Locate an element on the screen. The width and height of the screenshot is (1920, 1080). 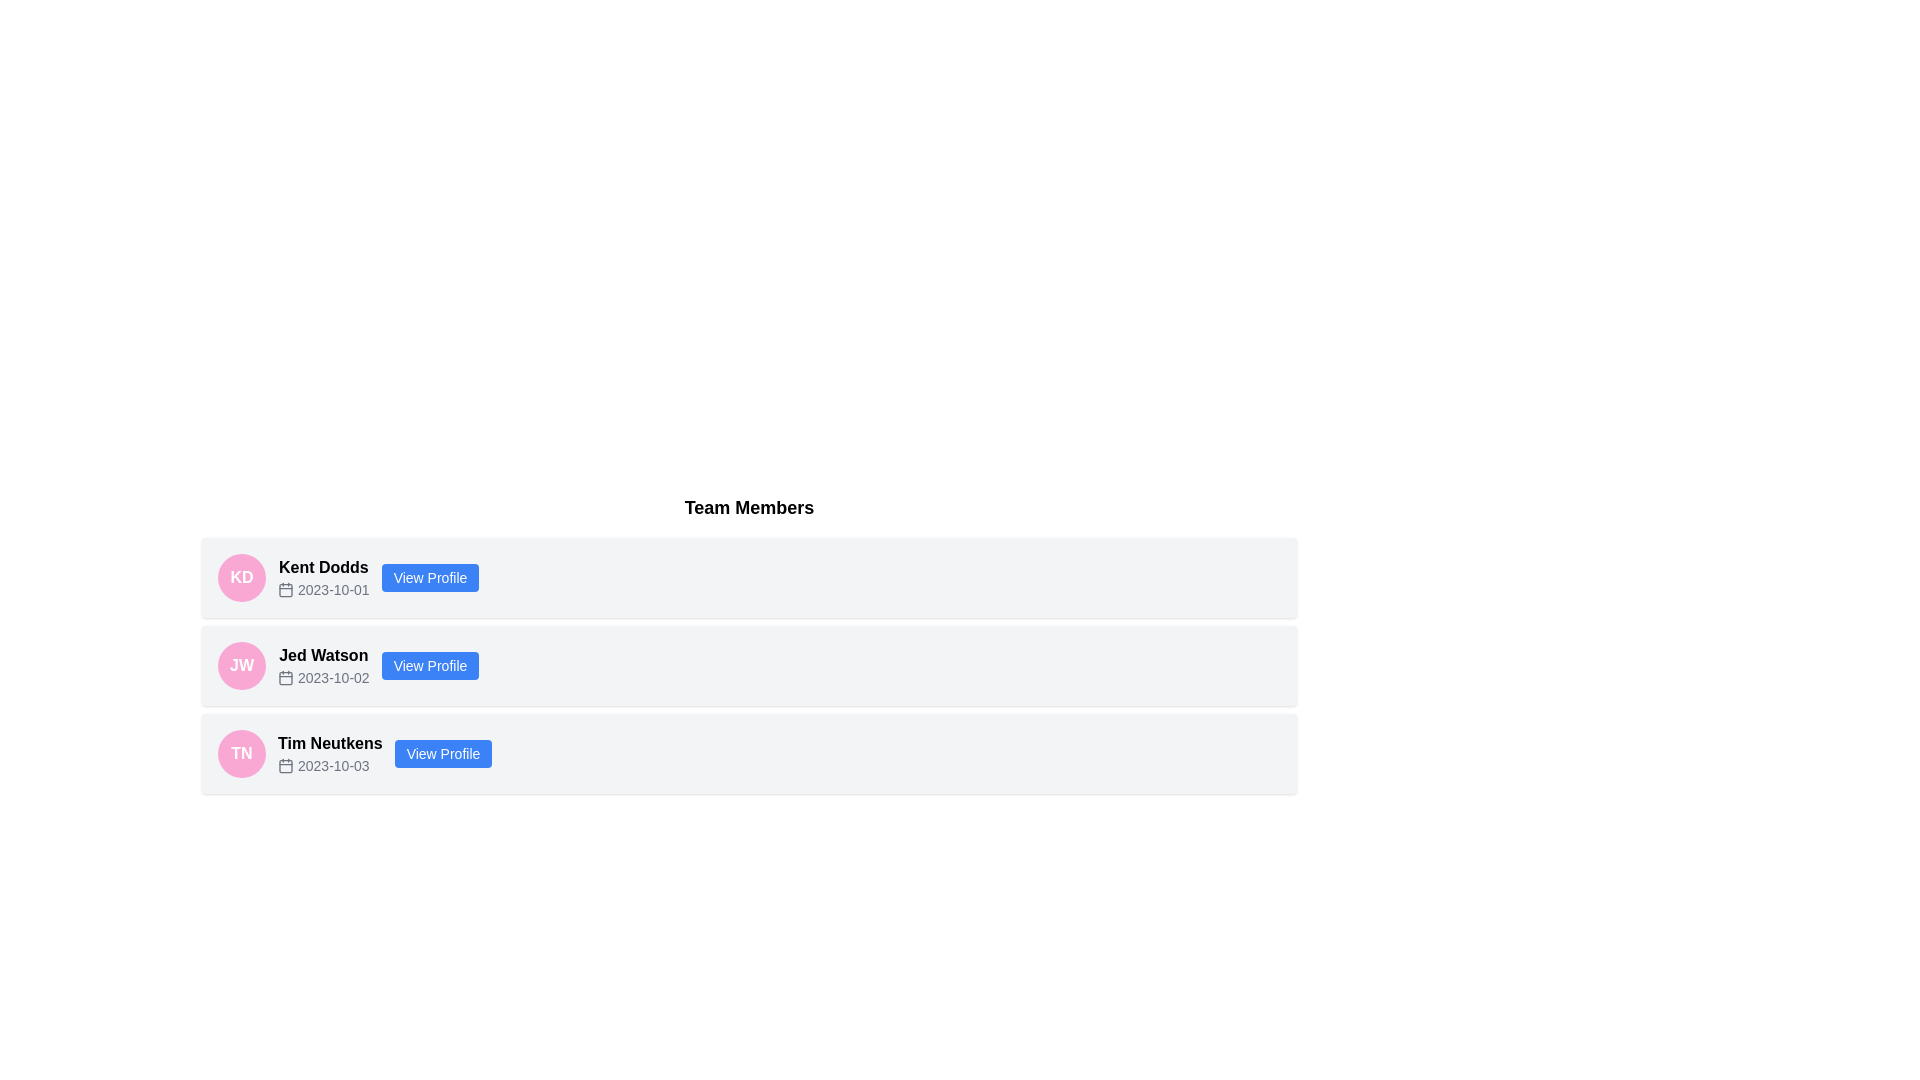
date text '2023-10-03' displayed next to the calendar icon in the profile card for 'Tim Neutkens' is located at coordinates (330, 765).